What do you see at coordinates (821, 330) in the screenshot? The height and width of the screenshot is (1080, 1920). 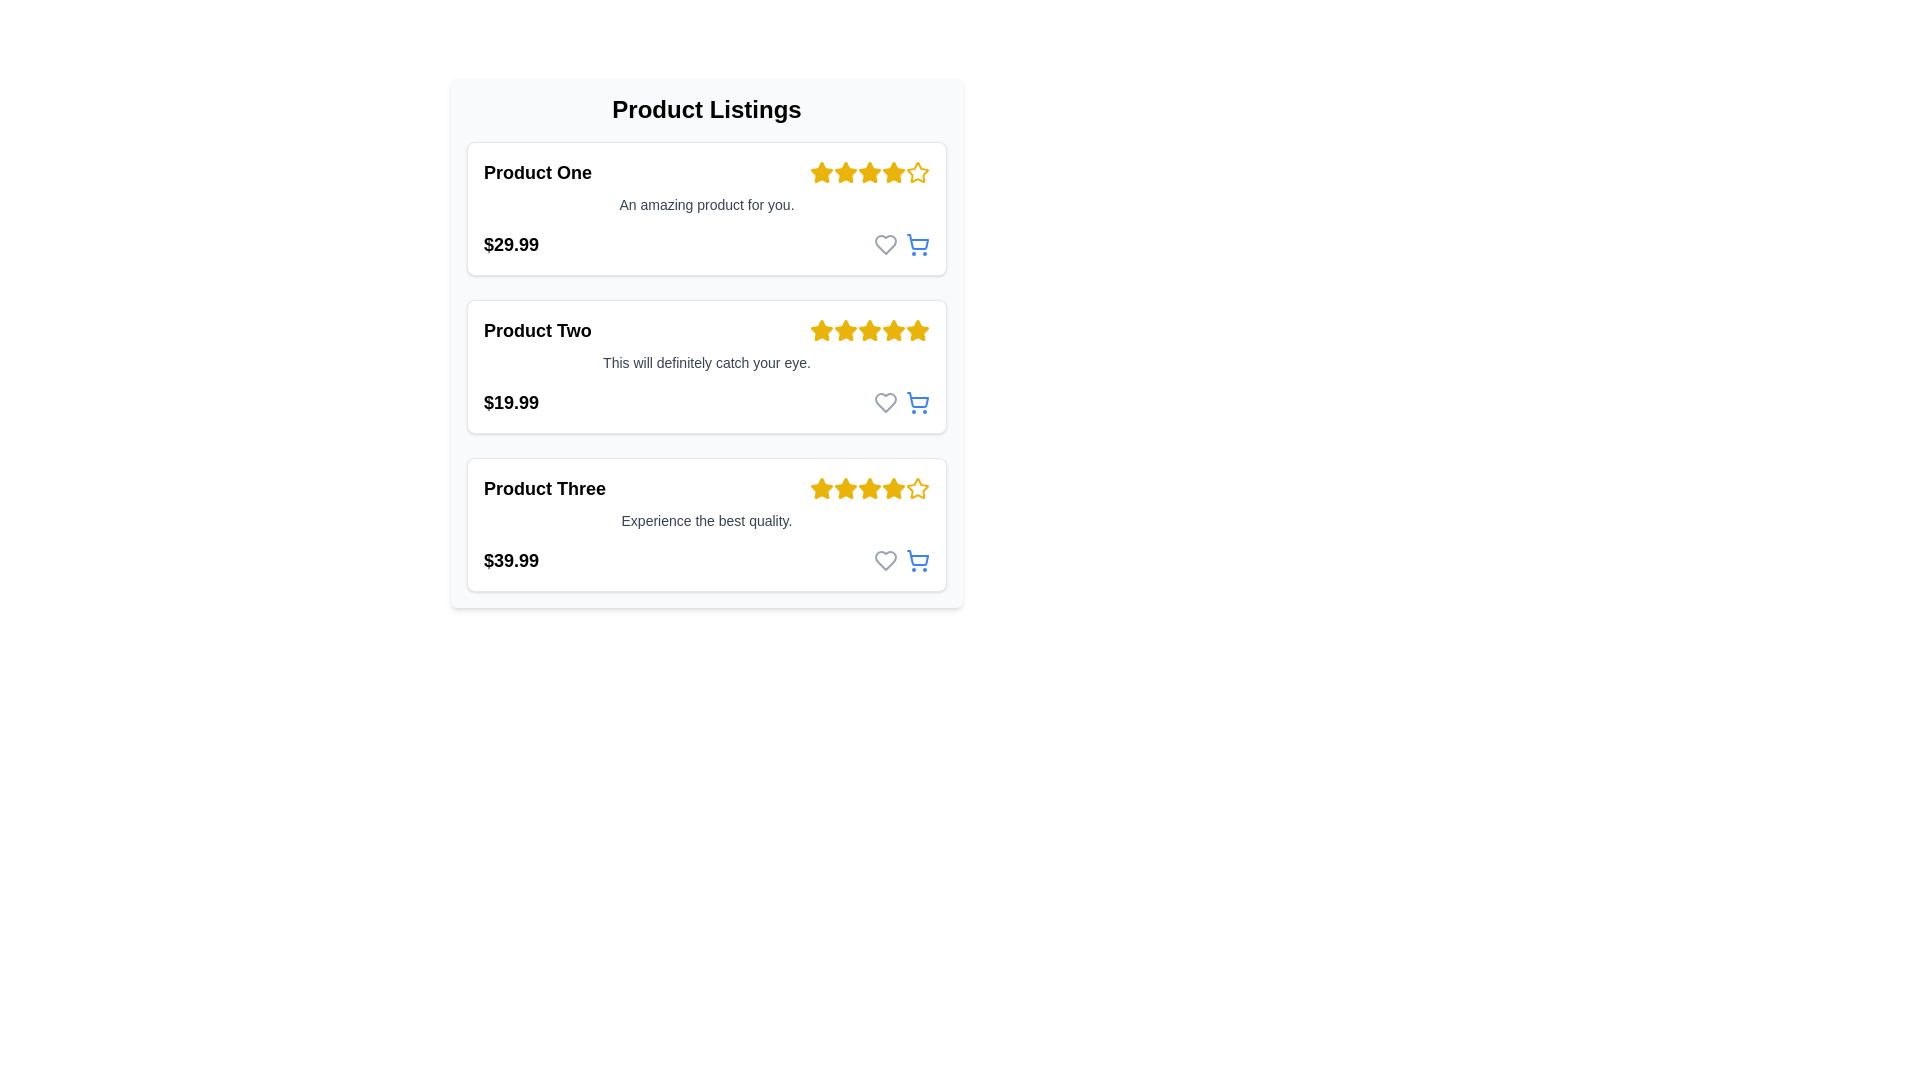 I see `the first star icon in the rating section for 'Product Two' in the second product card to rate it` at bounding box center [821, 330].